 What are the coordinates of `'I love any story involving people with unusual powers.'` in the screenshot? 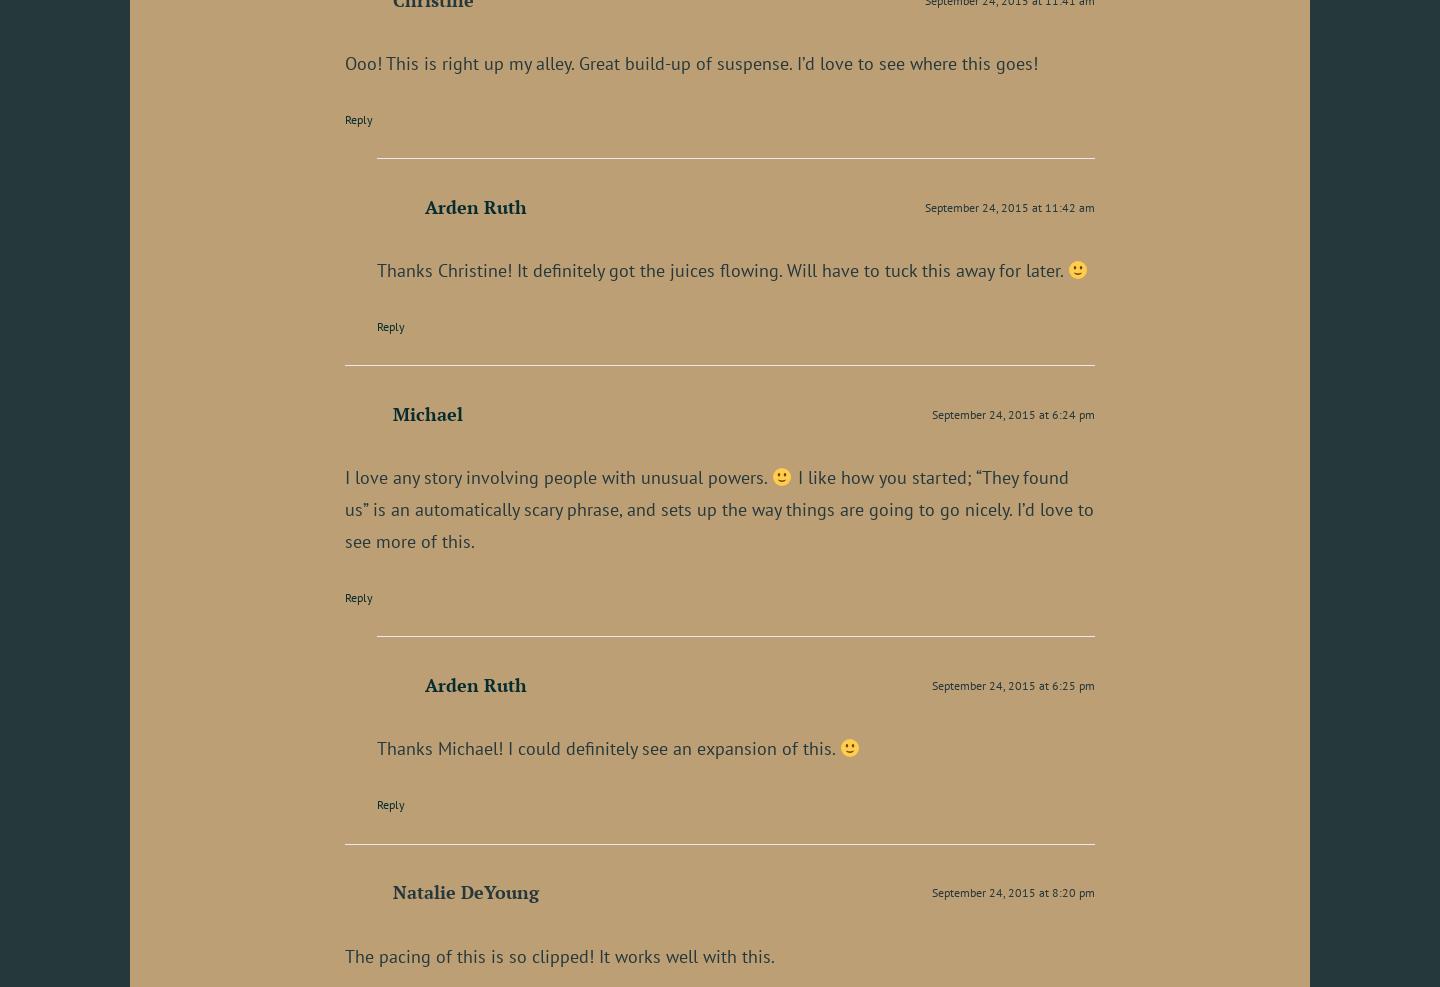 It's located at (558, 476).